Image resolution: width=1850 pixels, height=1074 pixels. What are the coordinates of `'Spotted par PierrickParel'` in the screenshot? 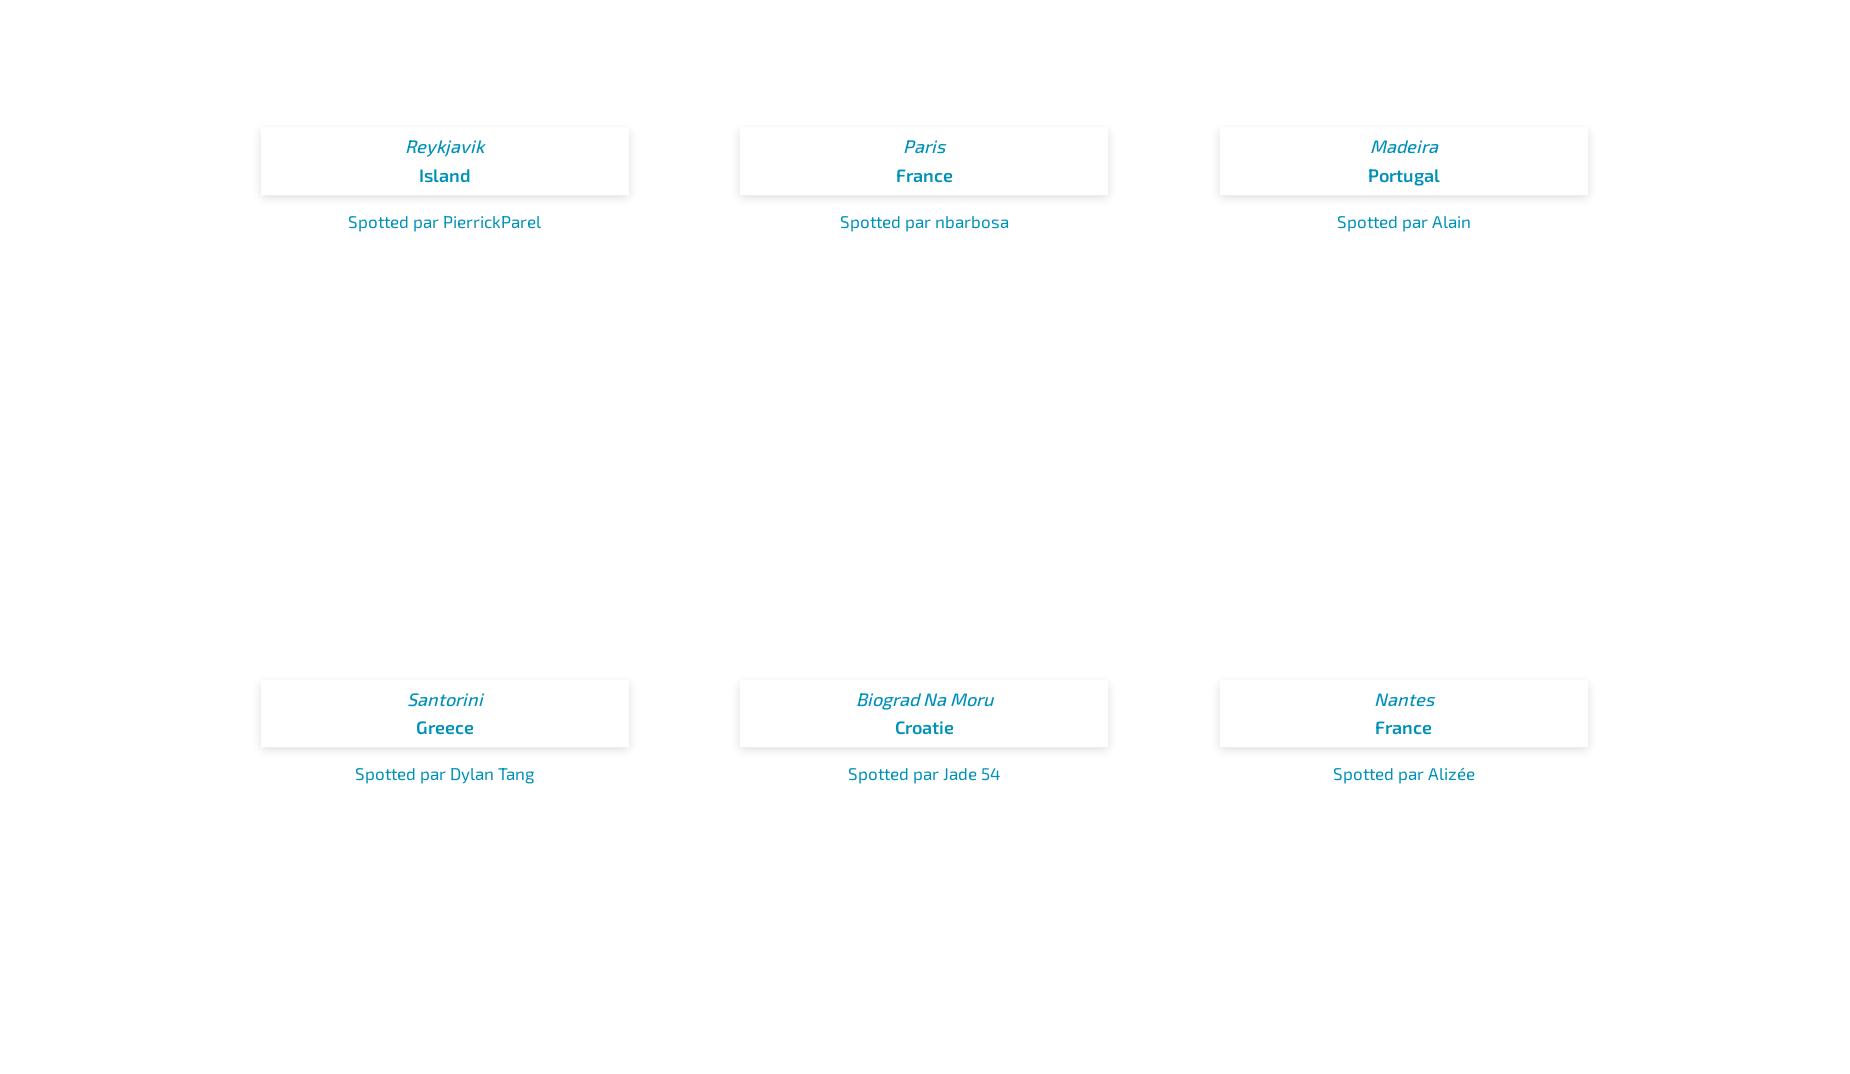 It's located at (443, 218).